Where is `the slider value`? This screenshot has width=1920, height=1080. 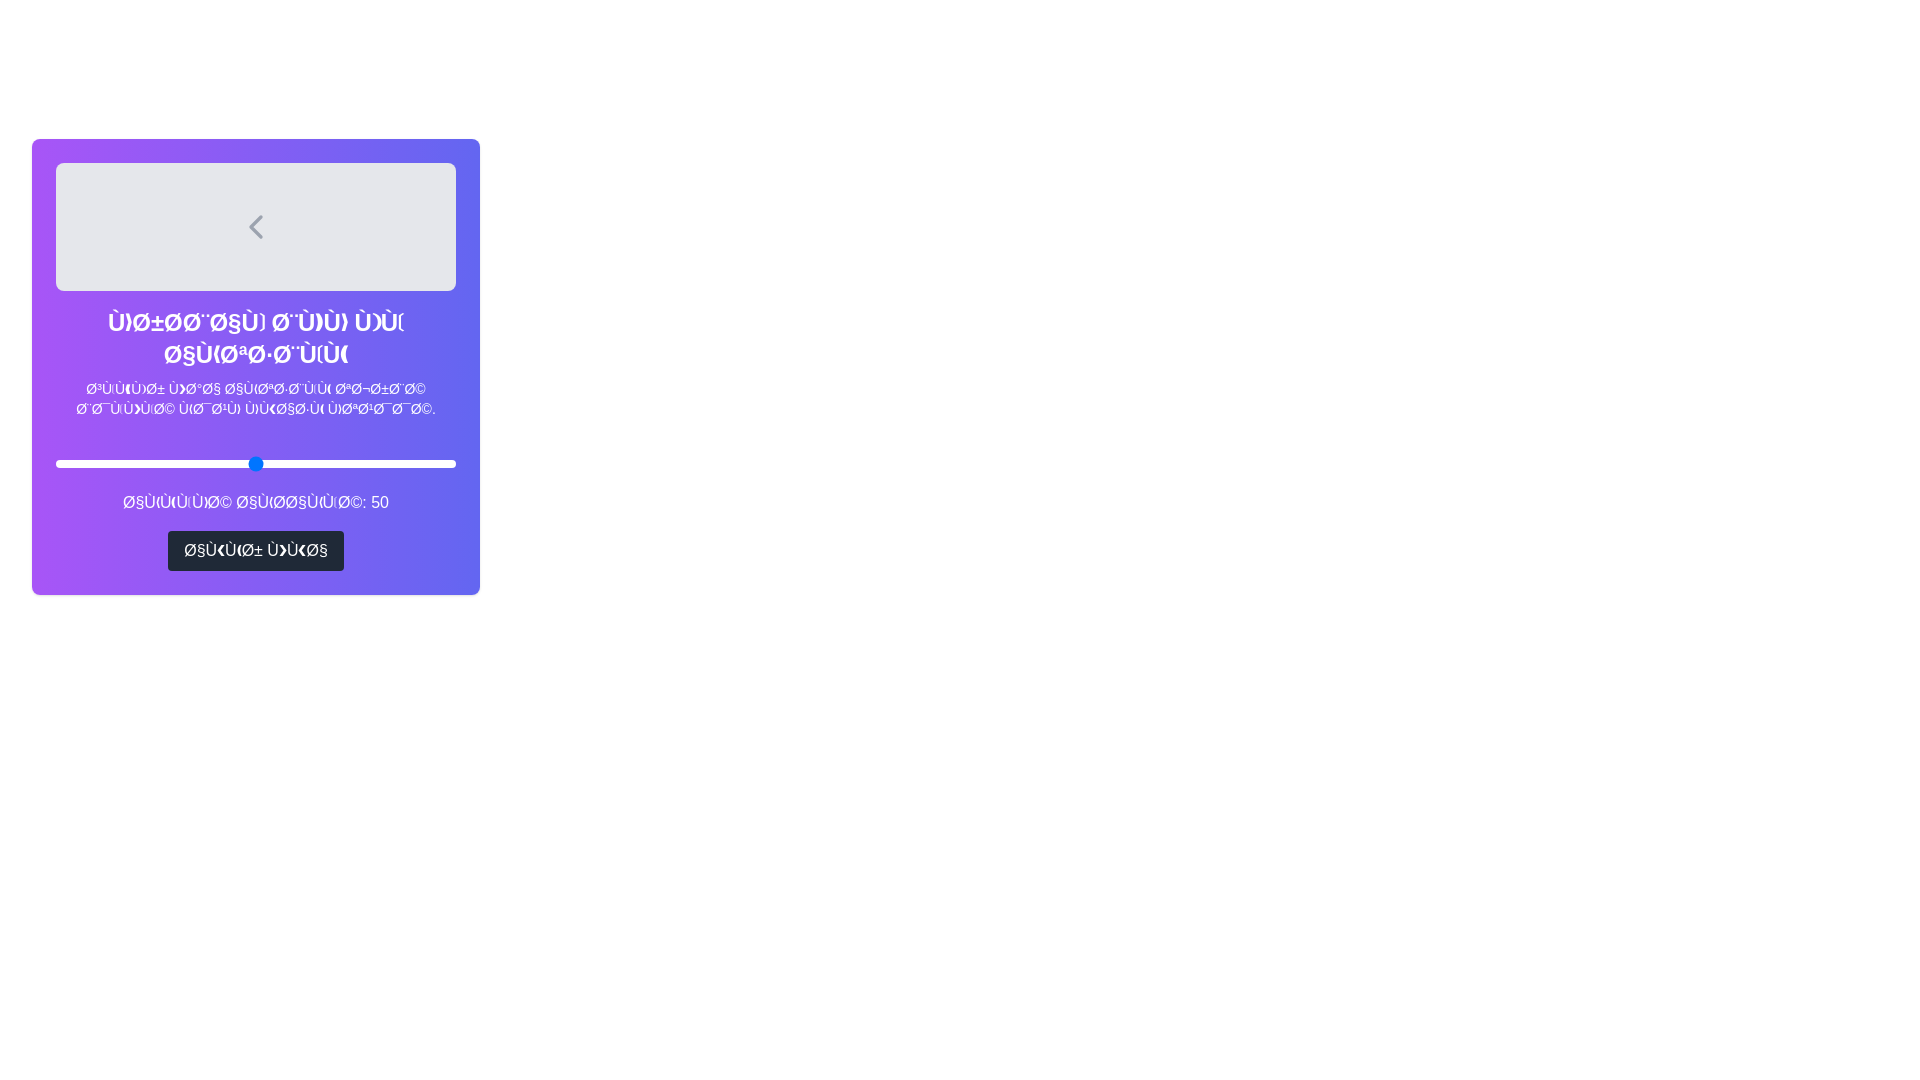
the slider value is located at coordinates (163, 463).